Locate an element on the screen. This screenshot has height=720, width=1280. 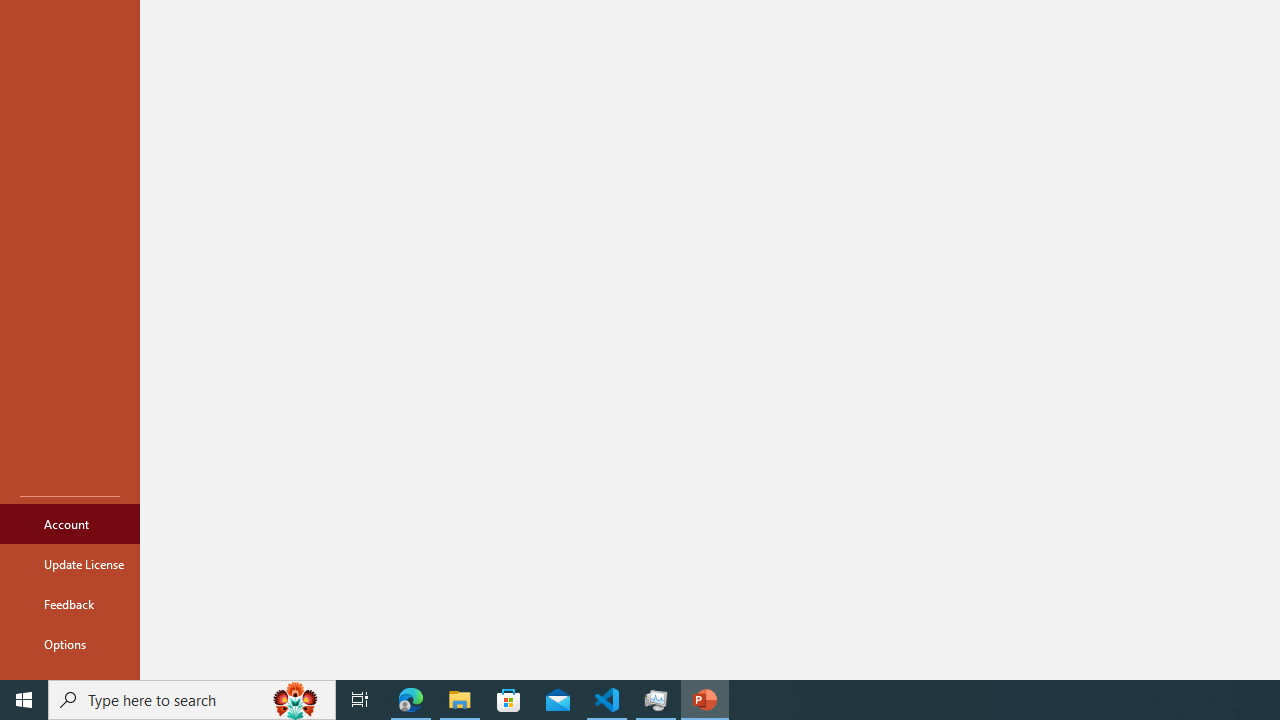
'File Explorer - 1 running window' is located at coordinates (459, 698).